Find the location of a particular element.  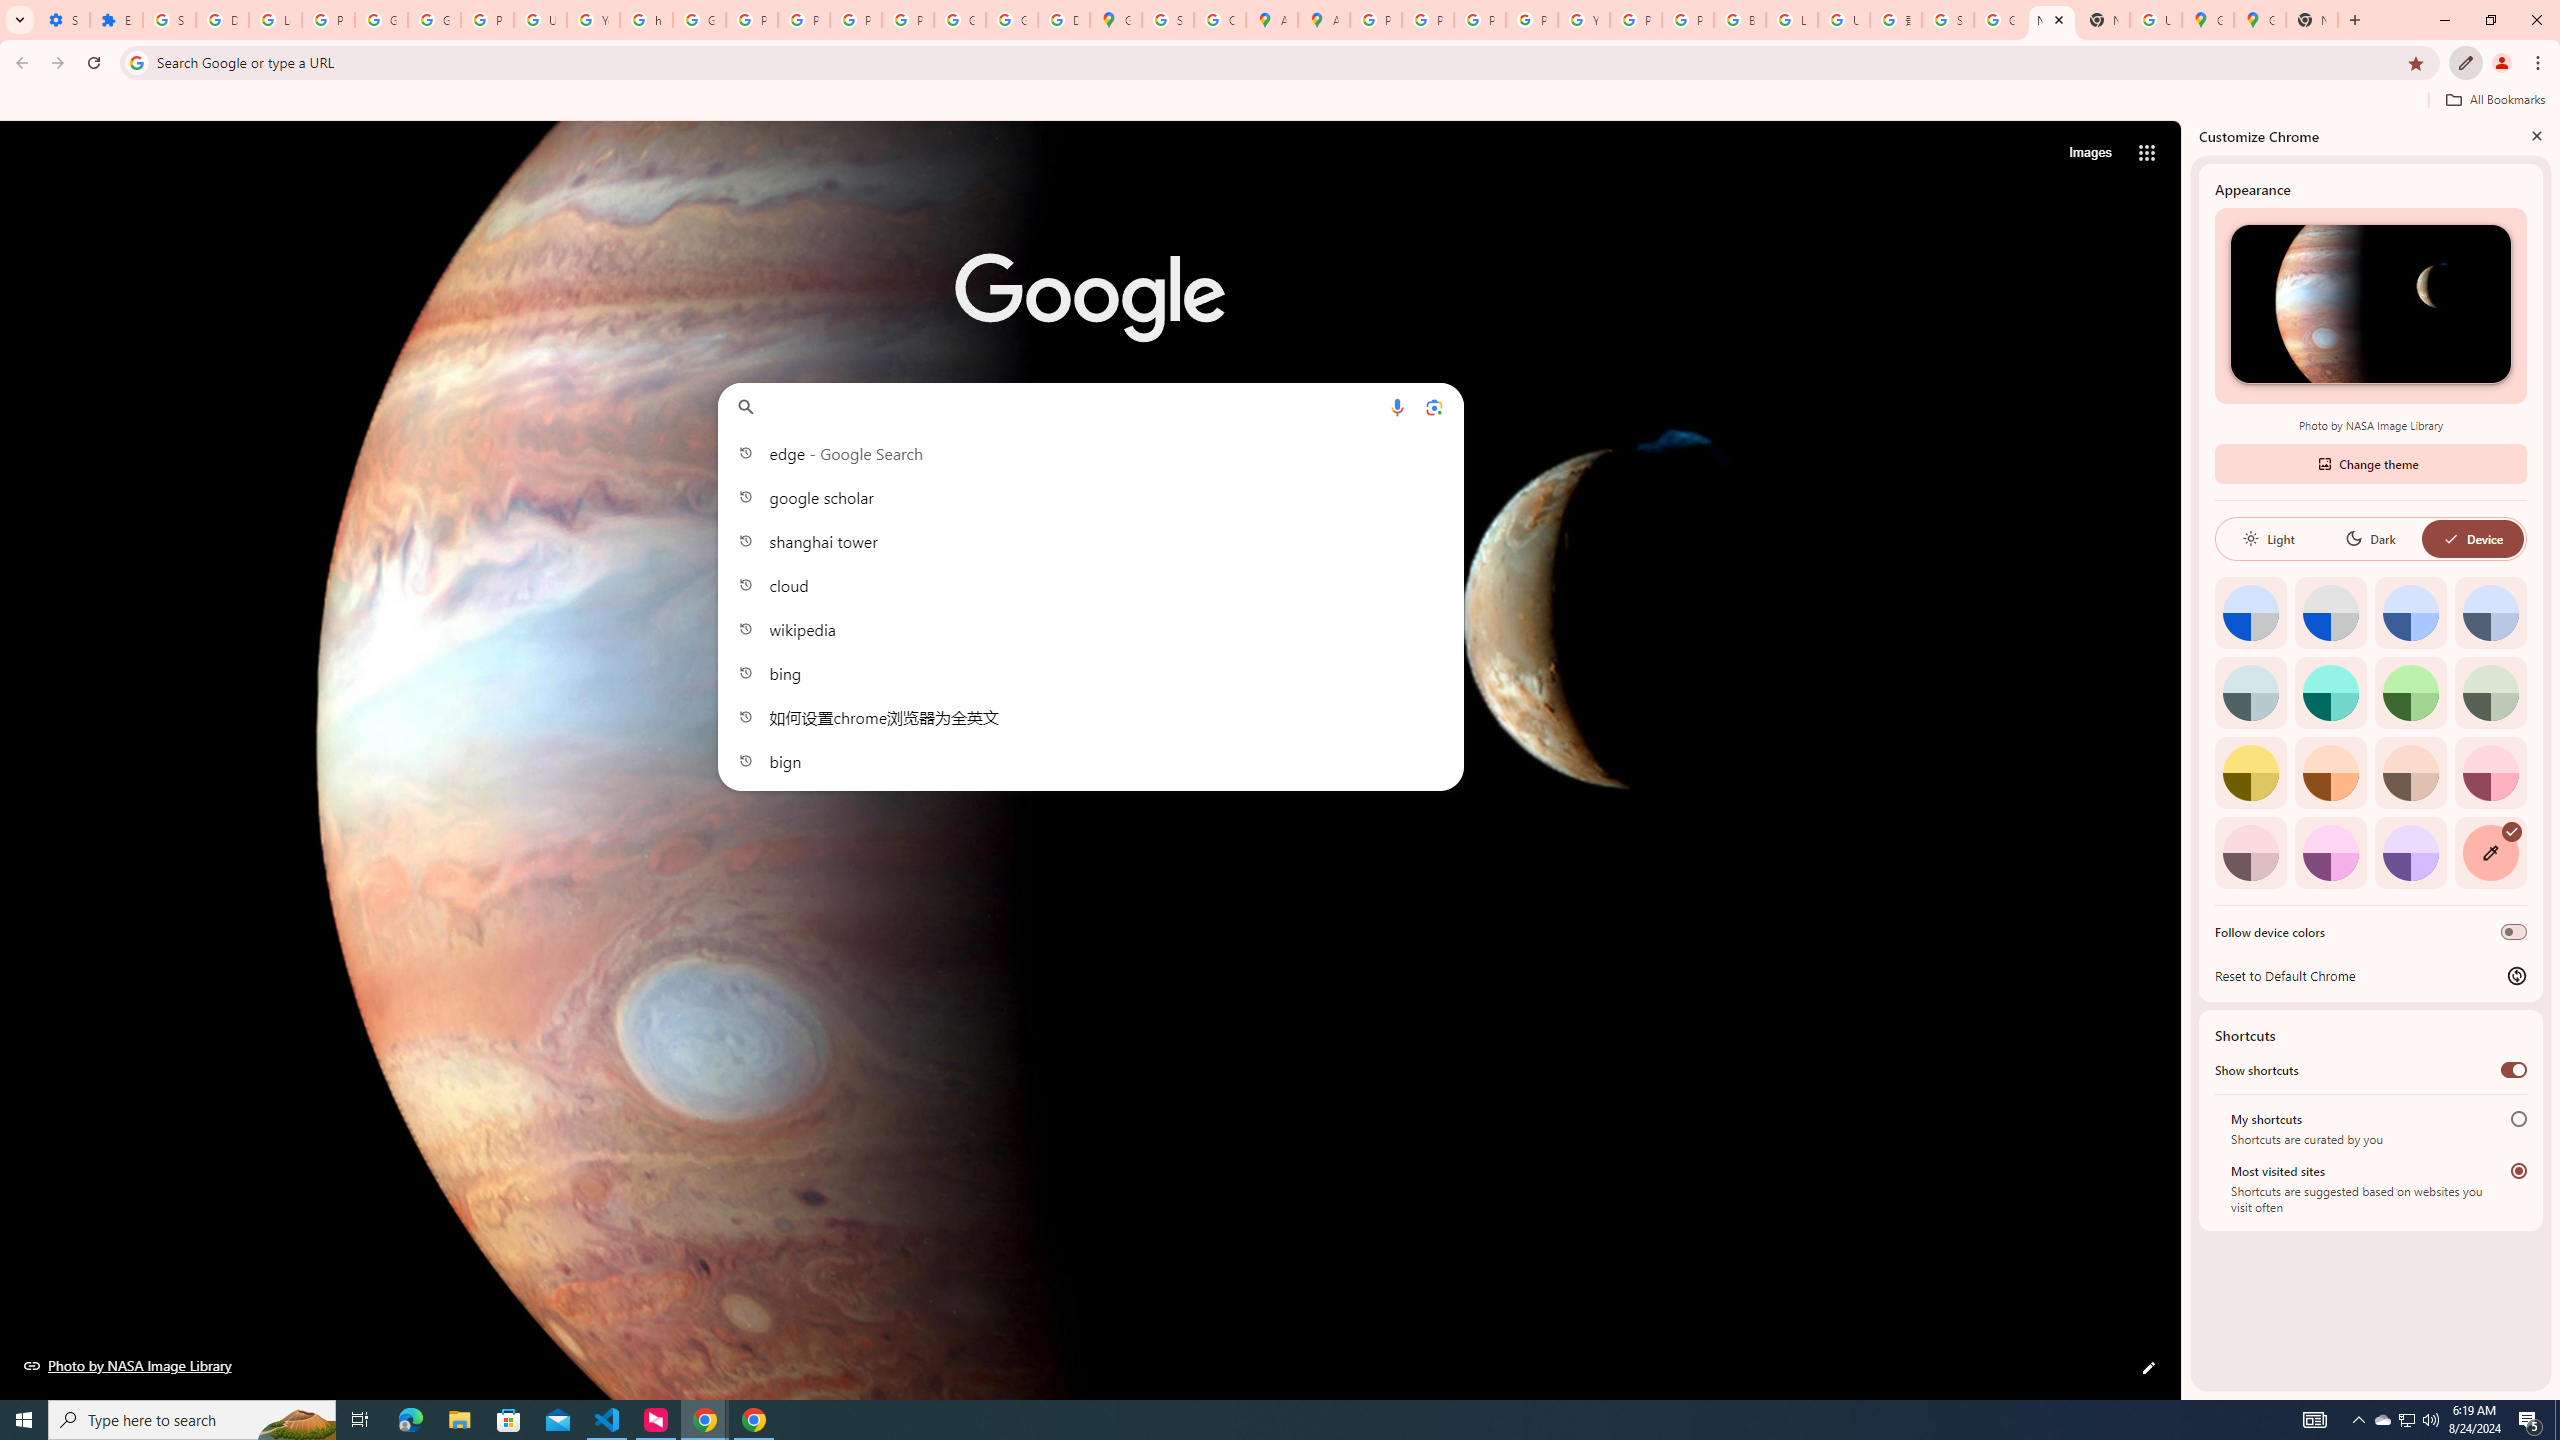

'New Tab' is located at coordinates (2103, 19).